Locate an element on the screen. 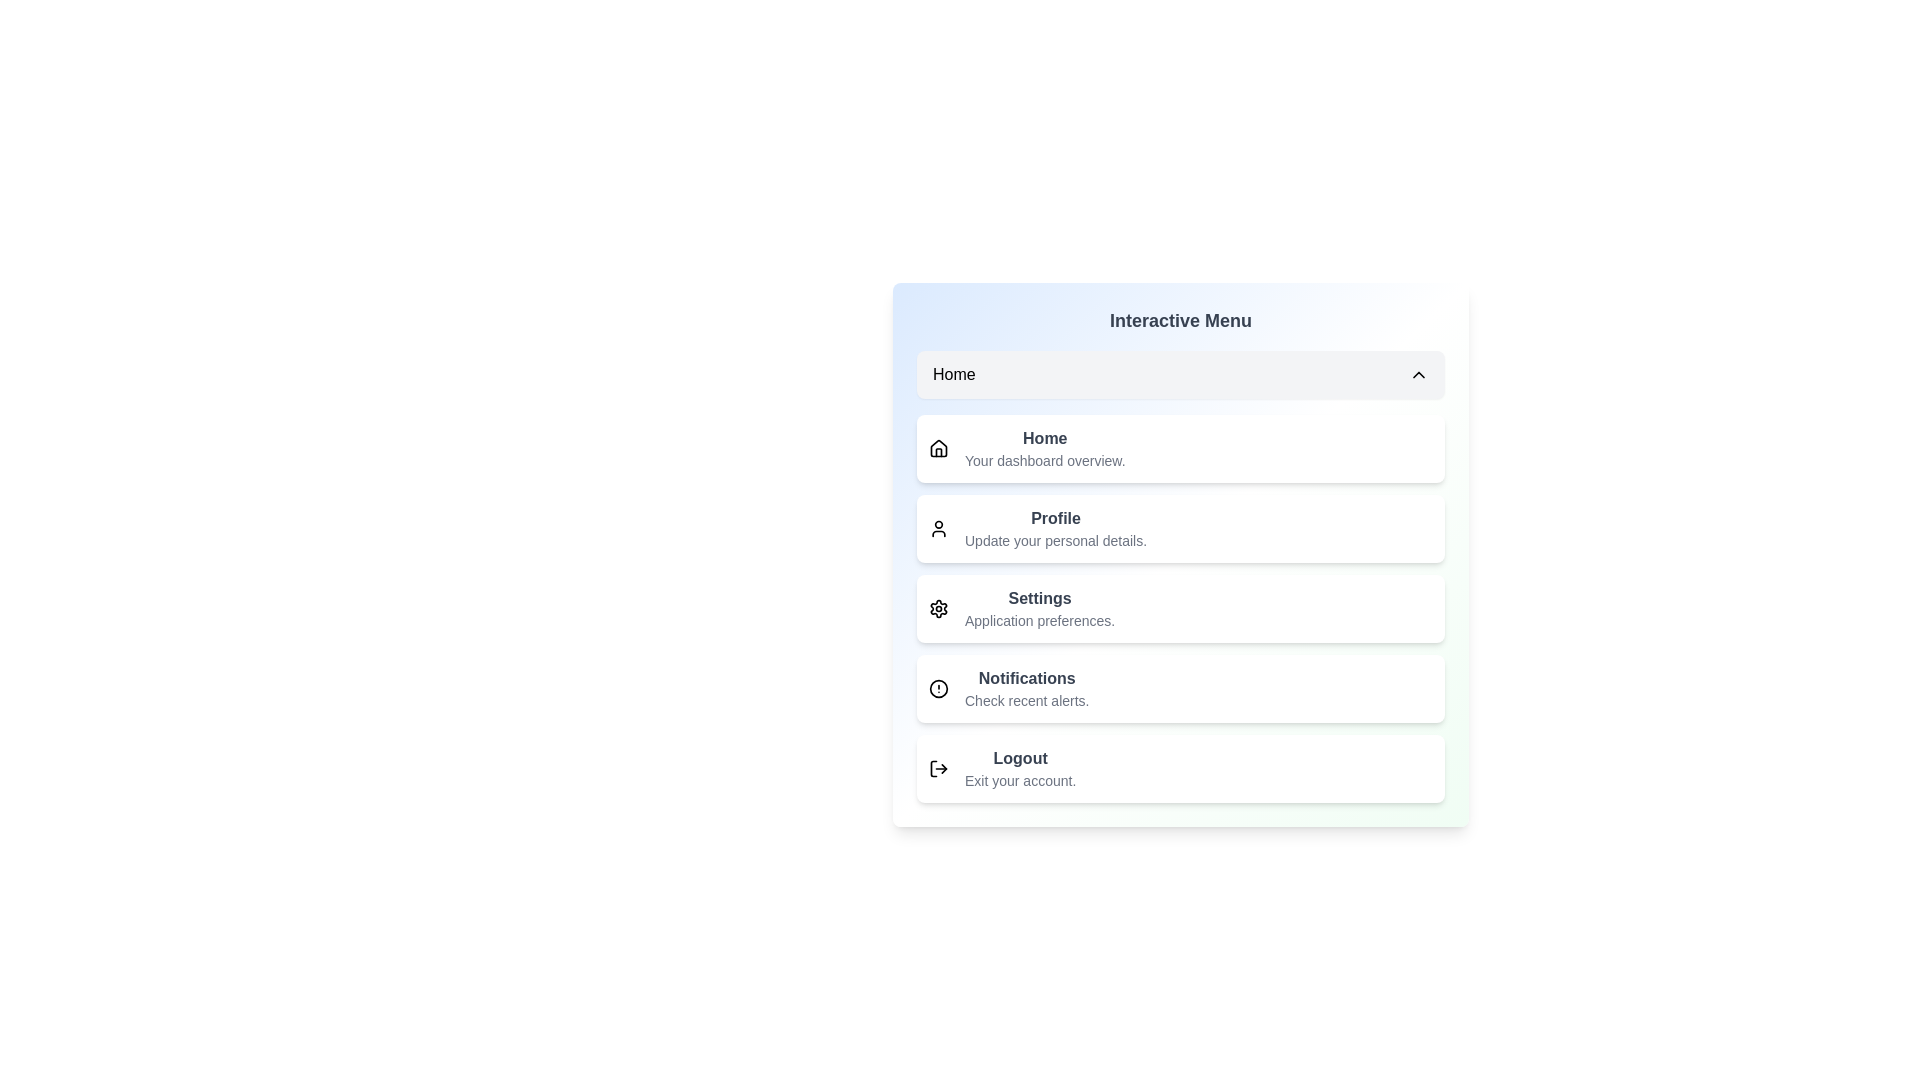 The image size is (1920, 1080). the menu option Logout is located at coordinates (1180, 767).